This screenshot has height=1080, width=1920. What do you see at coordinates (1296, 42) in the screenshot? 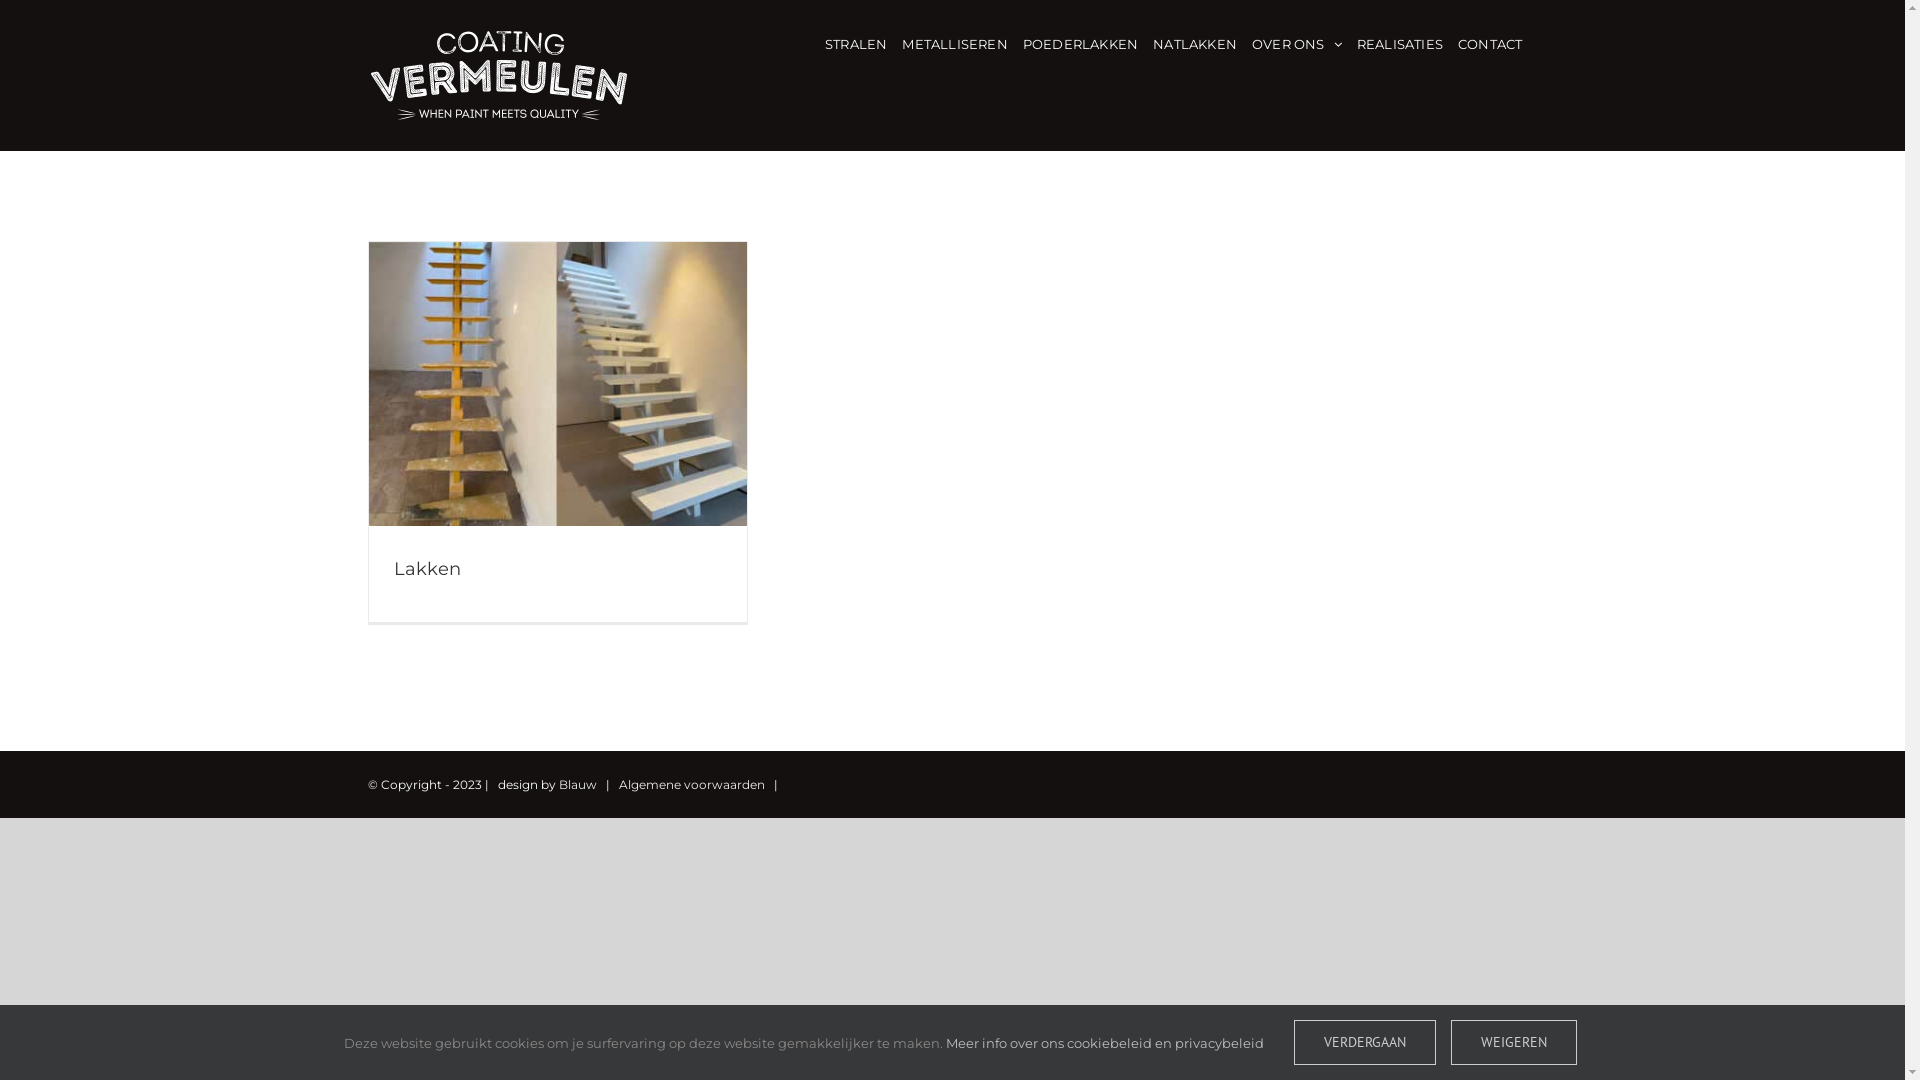
I see `'OVER ONS'` at bounding box center [1296, 42].